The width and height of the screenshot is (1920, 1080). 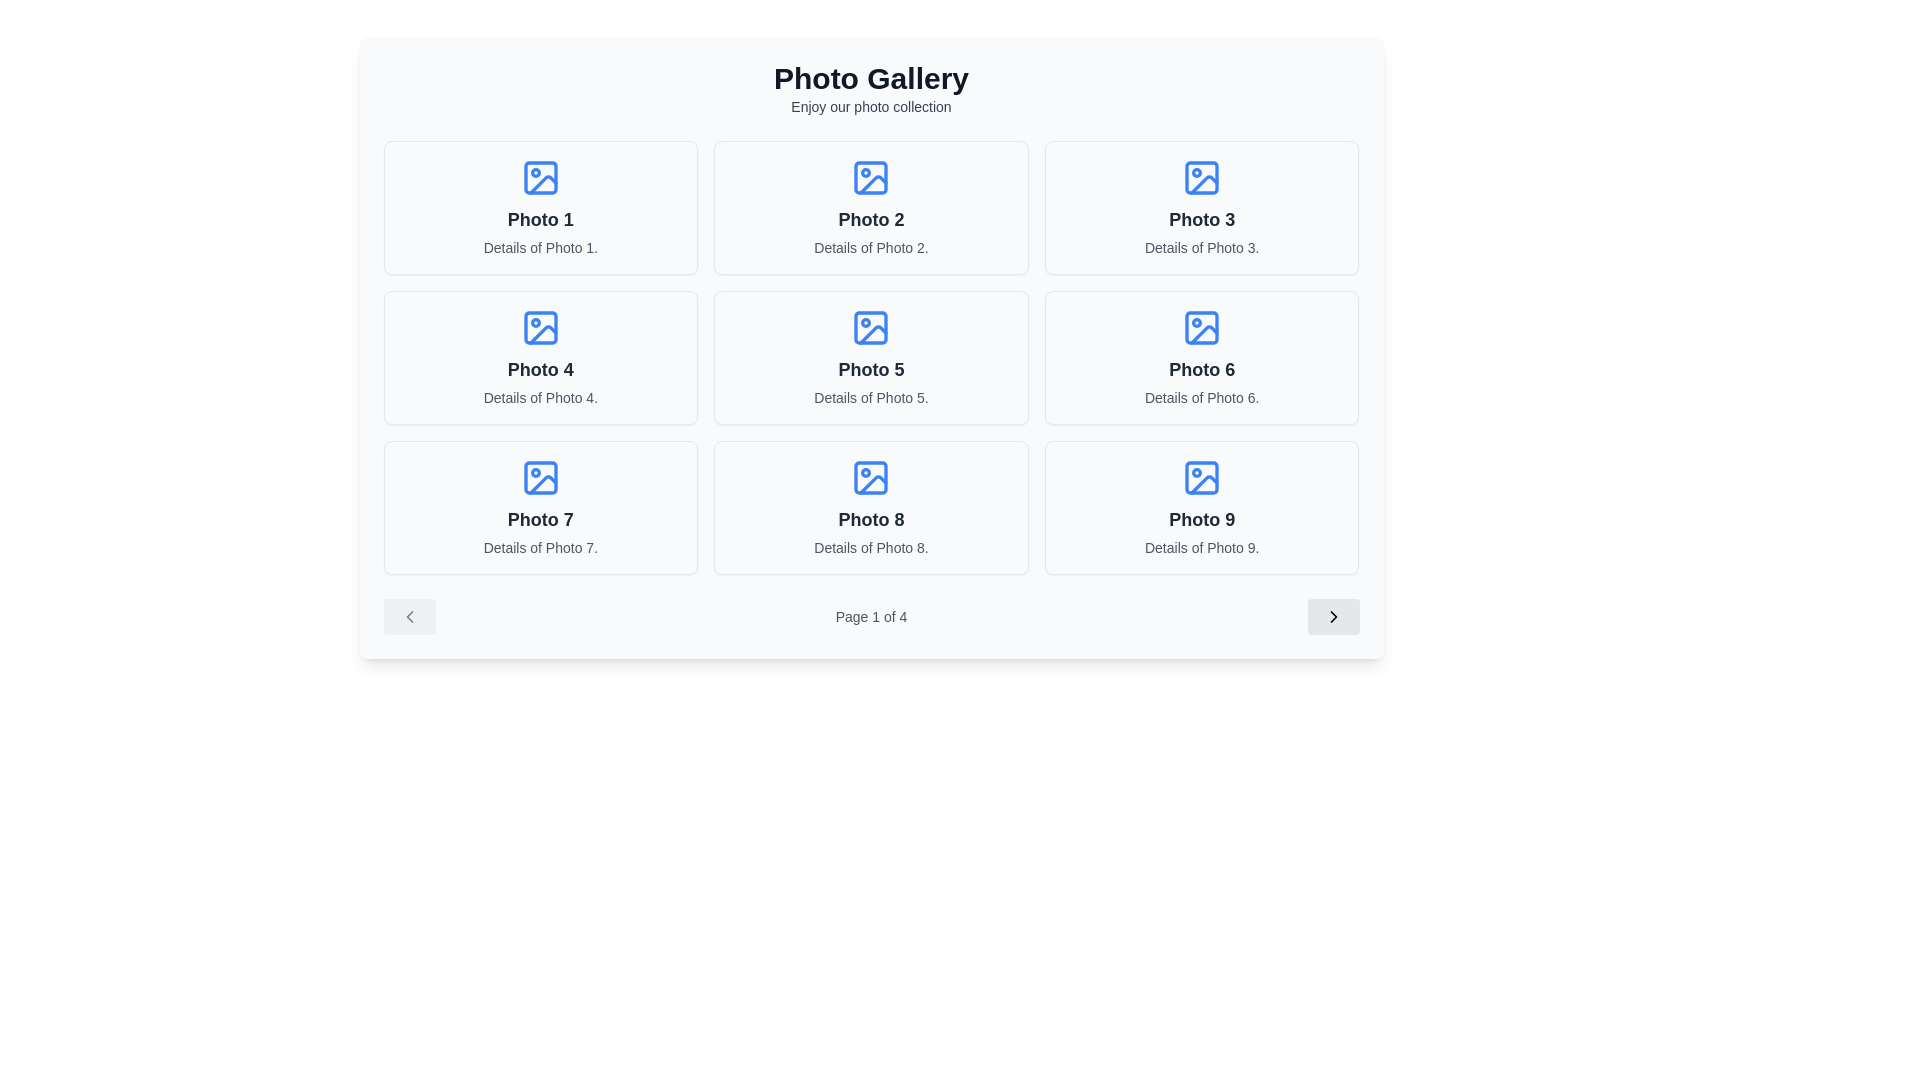 I want to click on the text display element that shows 'Photo Gallery' in bold, large text and the subtitle 'Enjoy our photo collection' below it, located at the top-center of the panel, so click(x=871, y=87).